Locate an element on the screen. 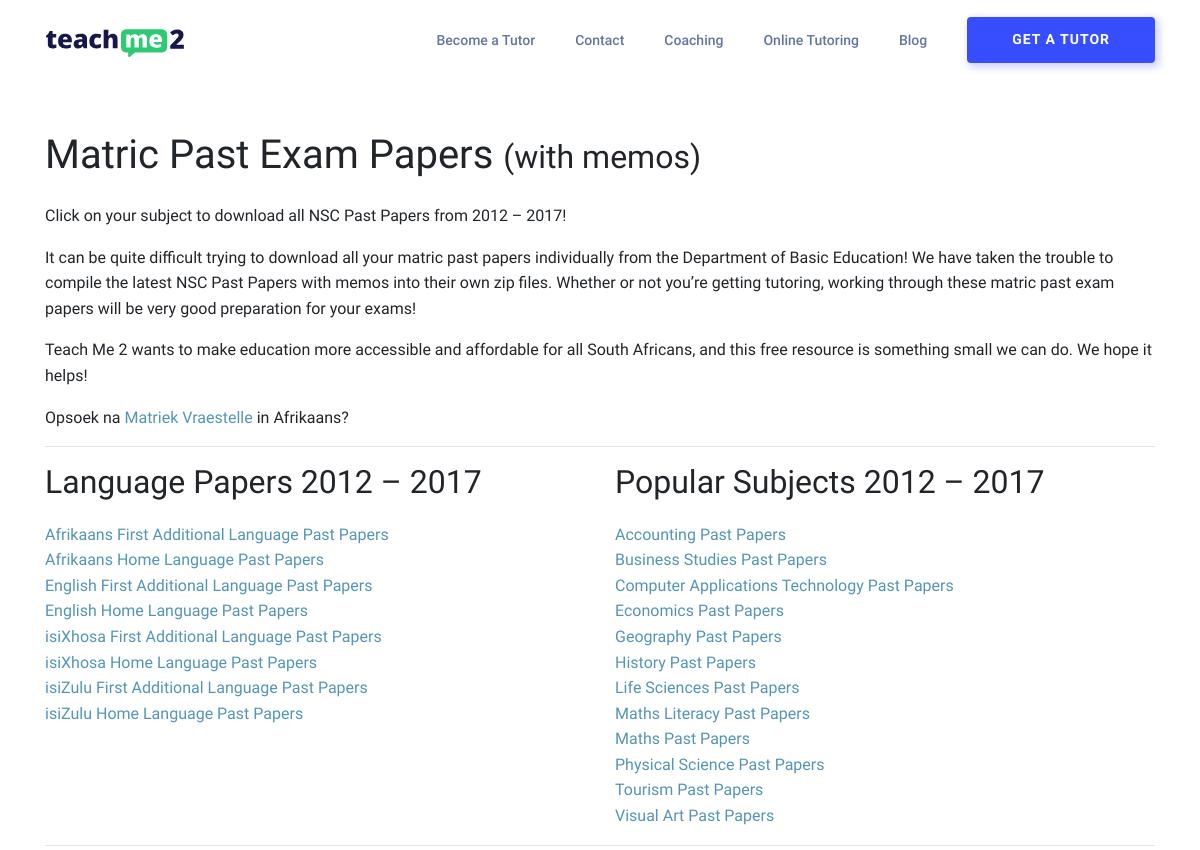  'Computer Applications Technology Past Papers' is located at coordinates (782, 584).